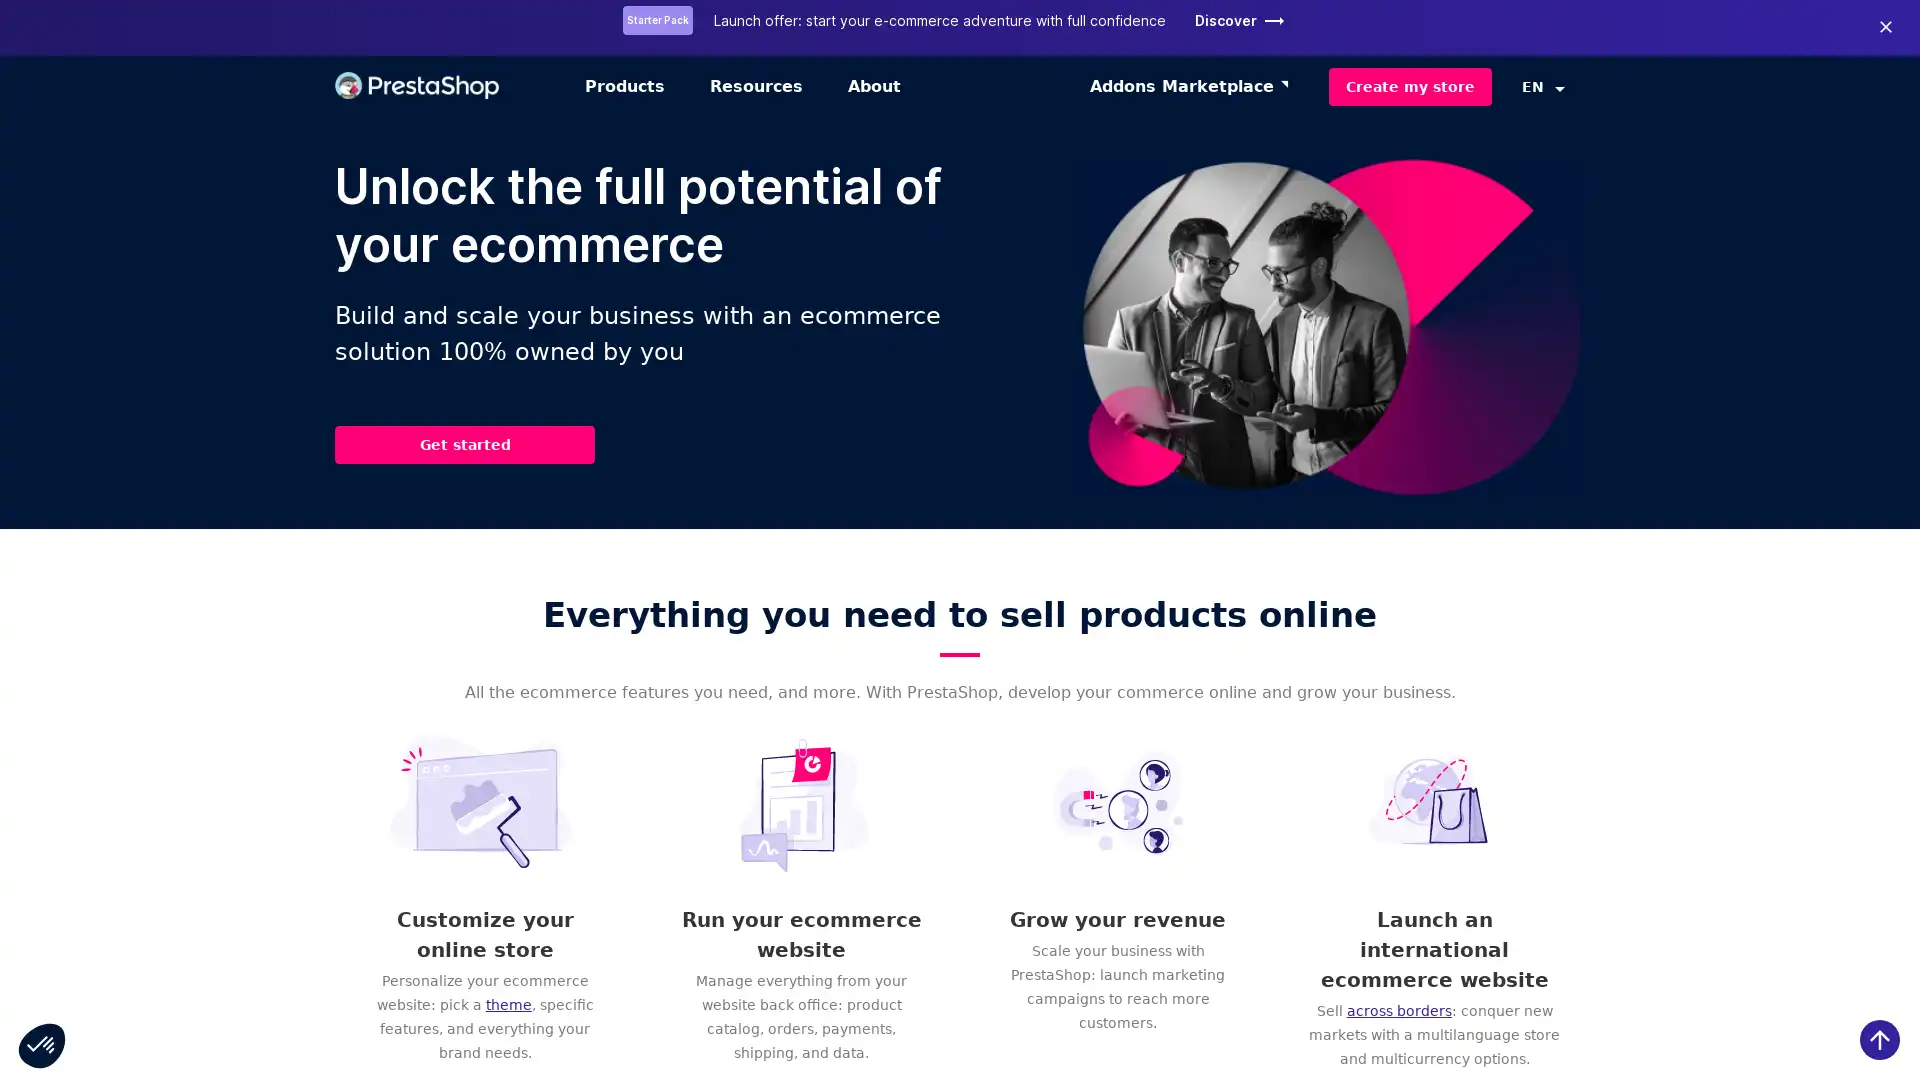 The width and height of the screenshot is (1920, 1080). What do you see at coordinates (42, 1044) in the screenshot?
I see `Close` at bounding box center [42, 1044].